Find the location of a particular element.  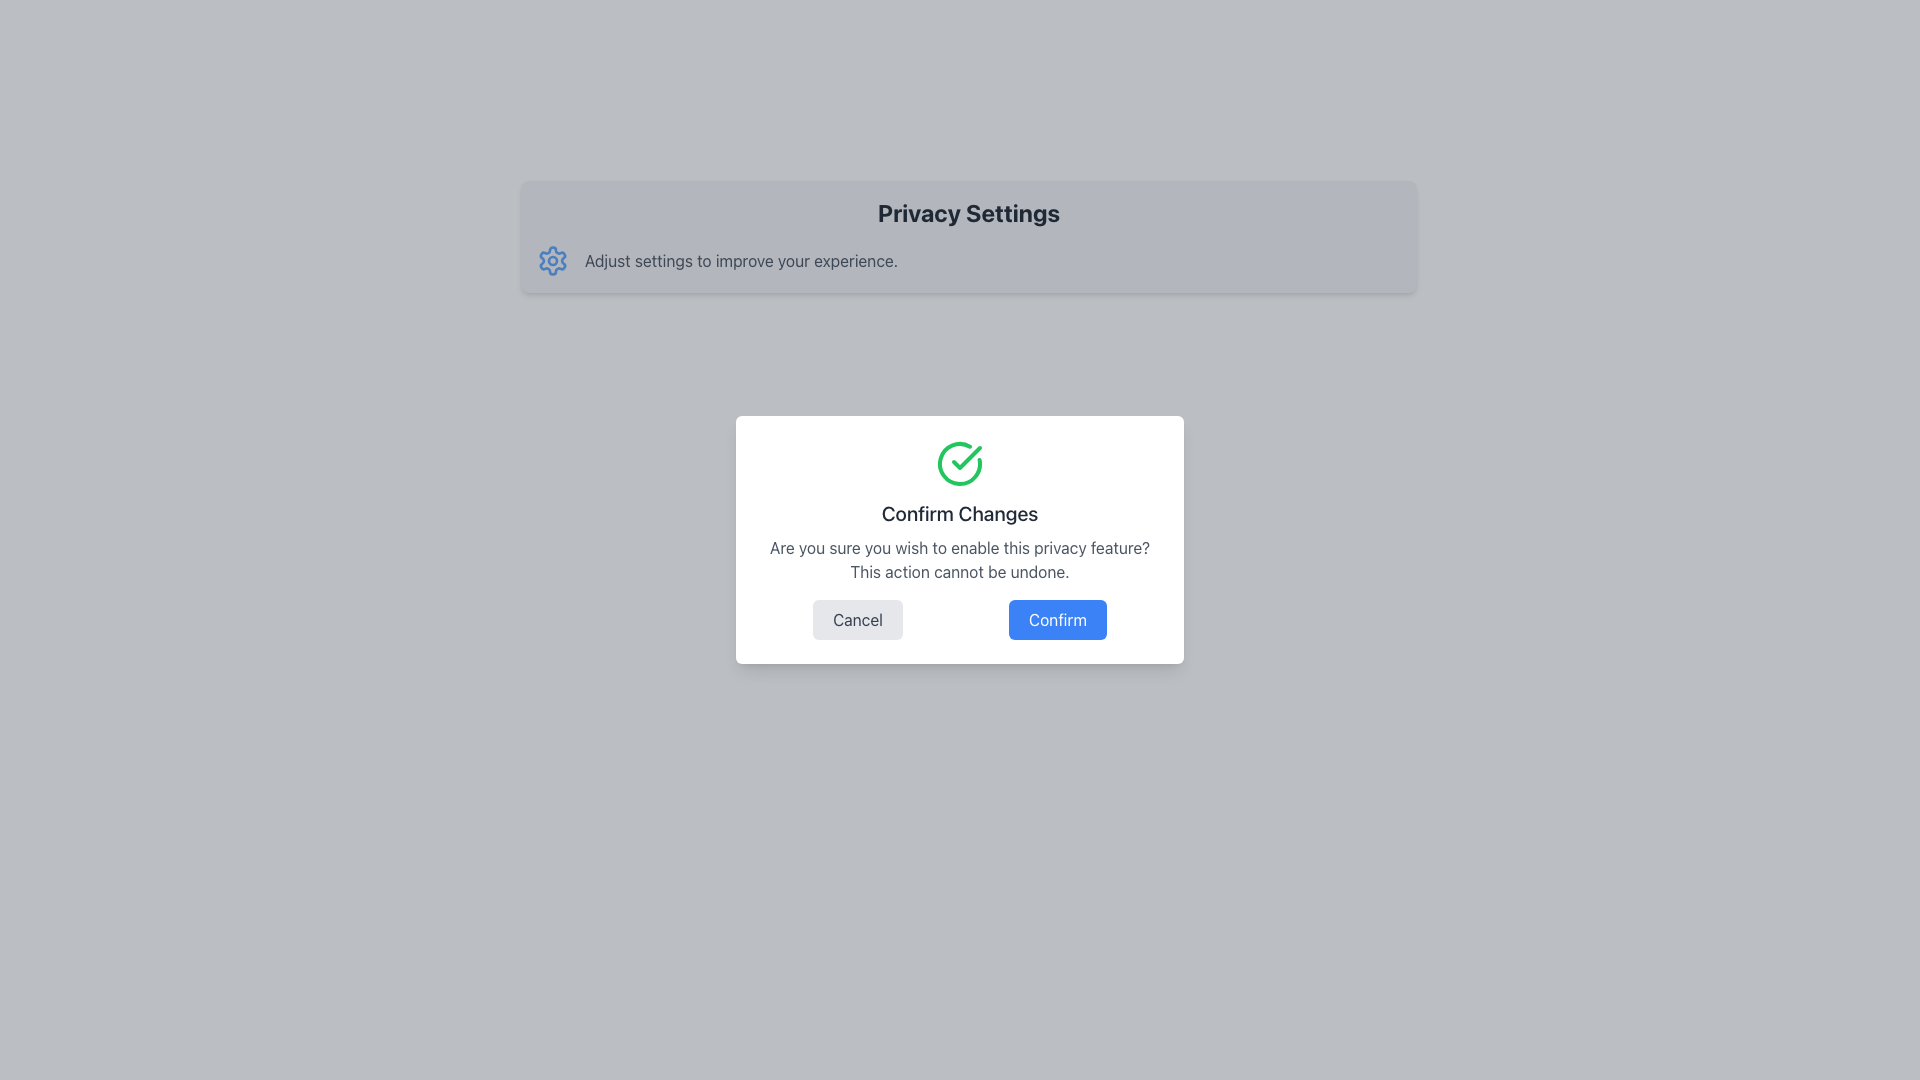

bold, centered text label 'Privacy Settings' located at the top-center of the light gray rounded rectangle box is located at coordinates (969, 212).